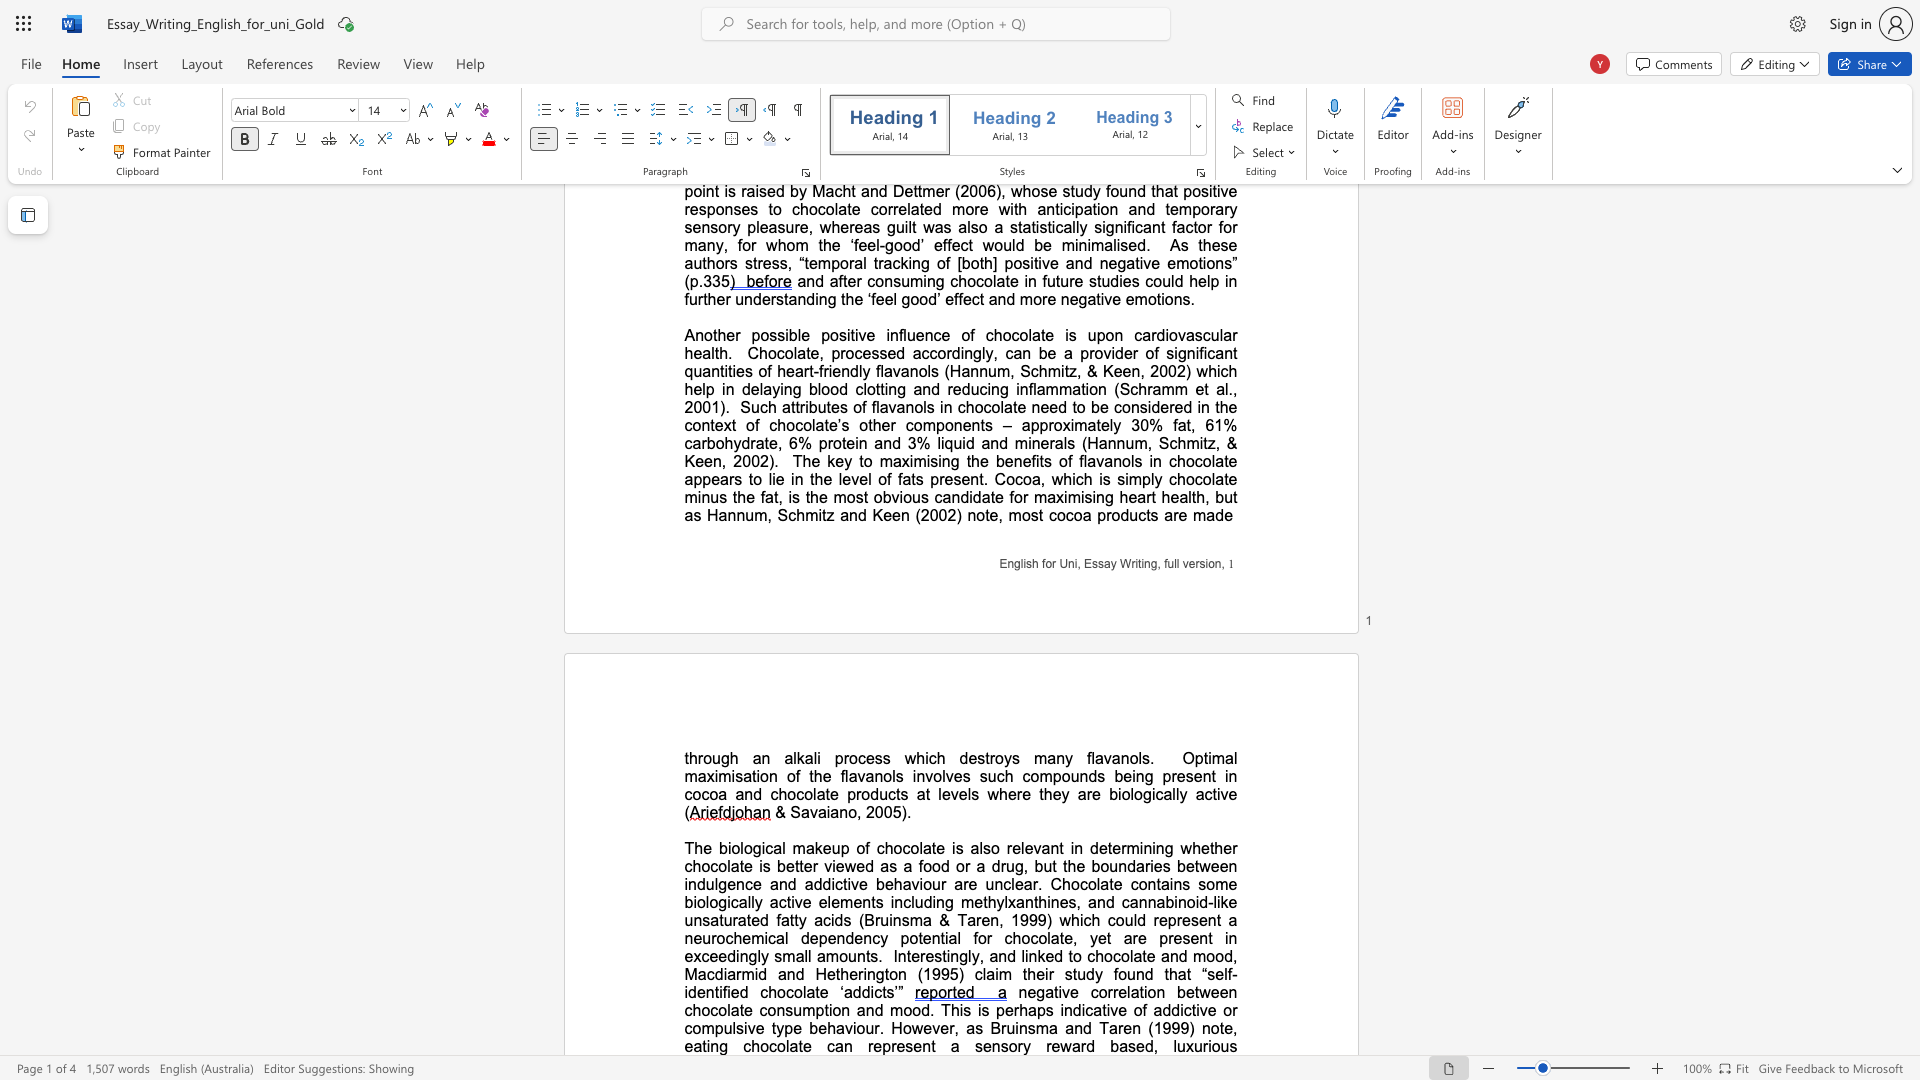 The width and height of the screenshot is (1920, 1080). Describe the element at coordinates (684, 1045) in the screenshot. I see `the subset text "eating chocolate" within the text "of addictive or compulsive type behaviour. However, as Bruinsma and Taren (1999) note, eating chocolate can"` at that location.